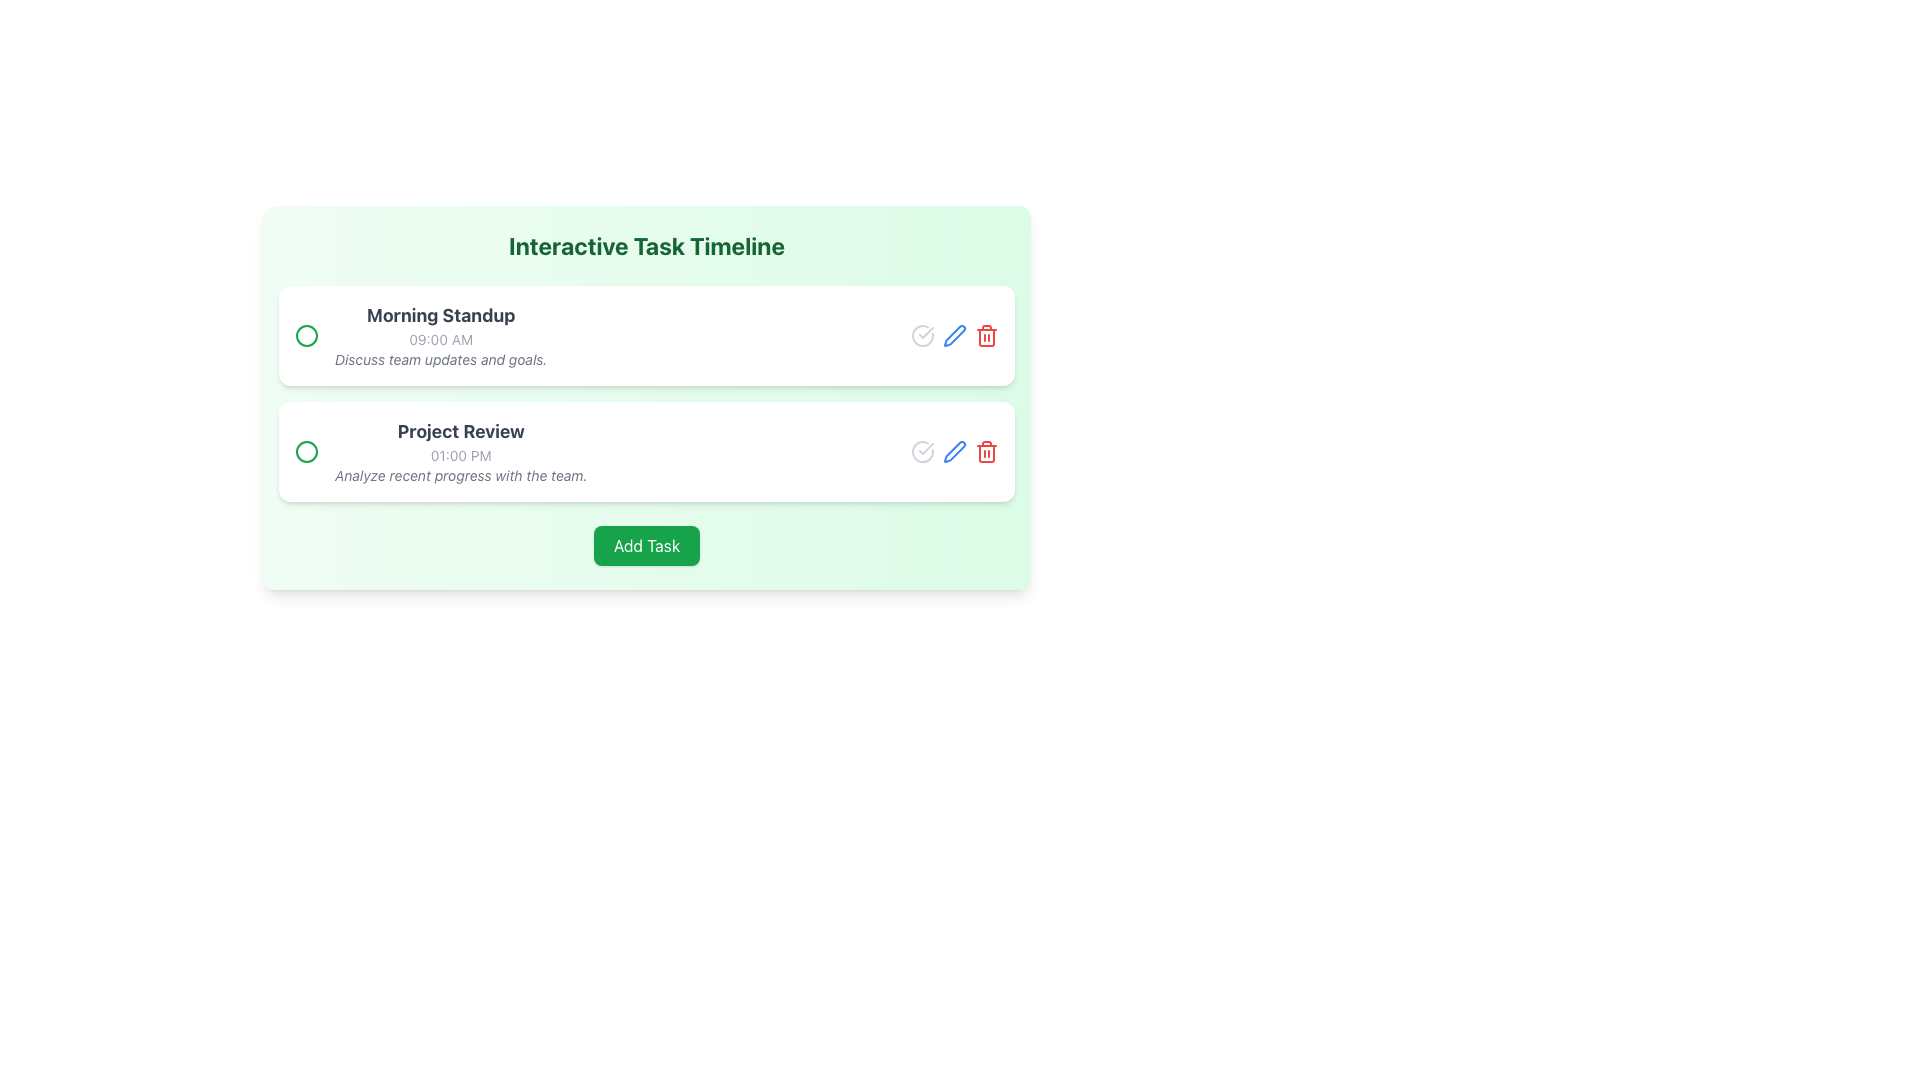 This screenshot has height=1080, width=1920. Describe the element at coordinates (647, 451) in the screenshot. I see `the status indicator circle of the second task card in the timeline` at that location.